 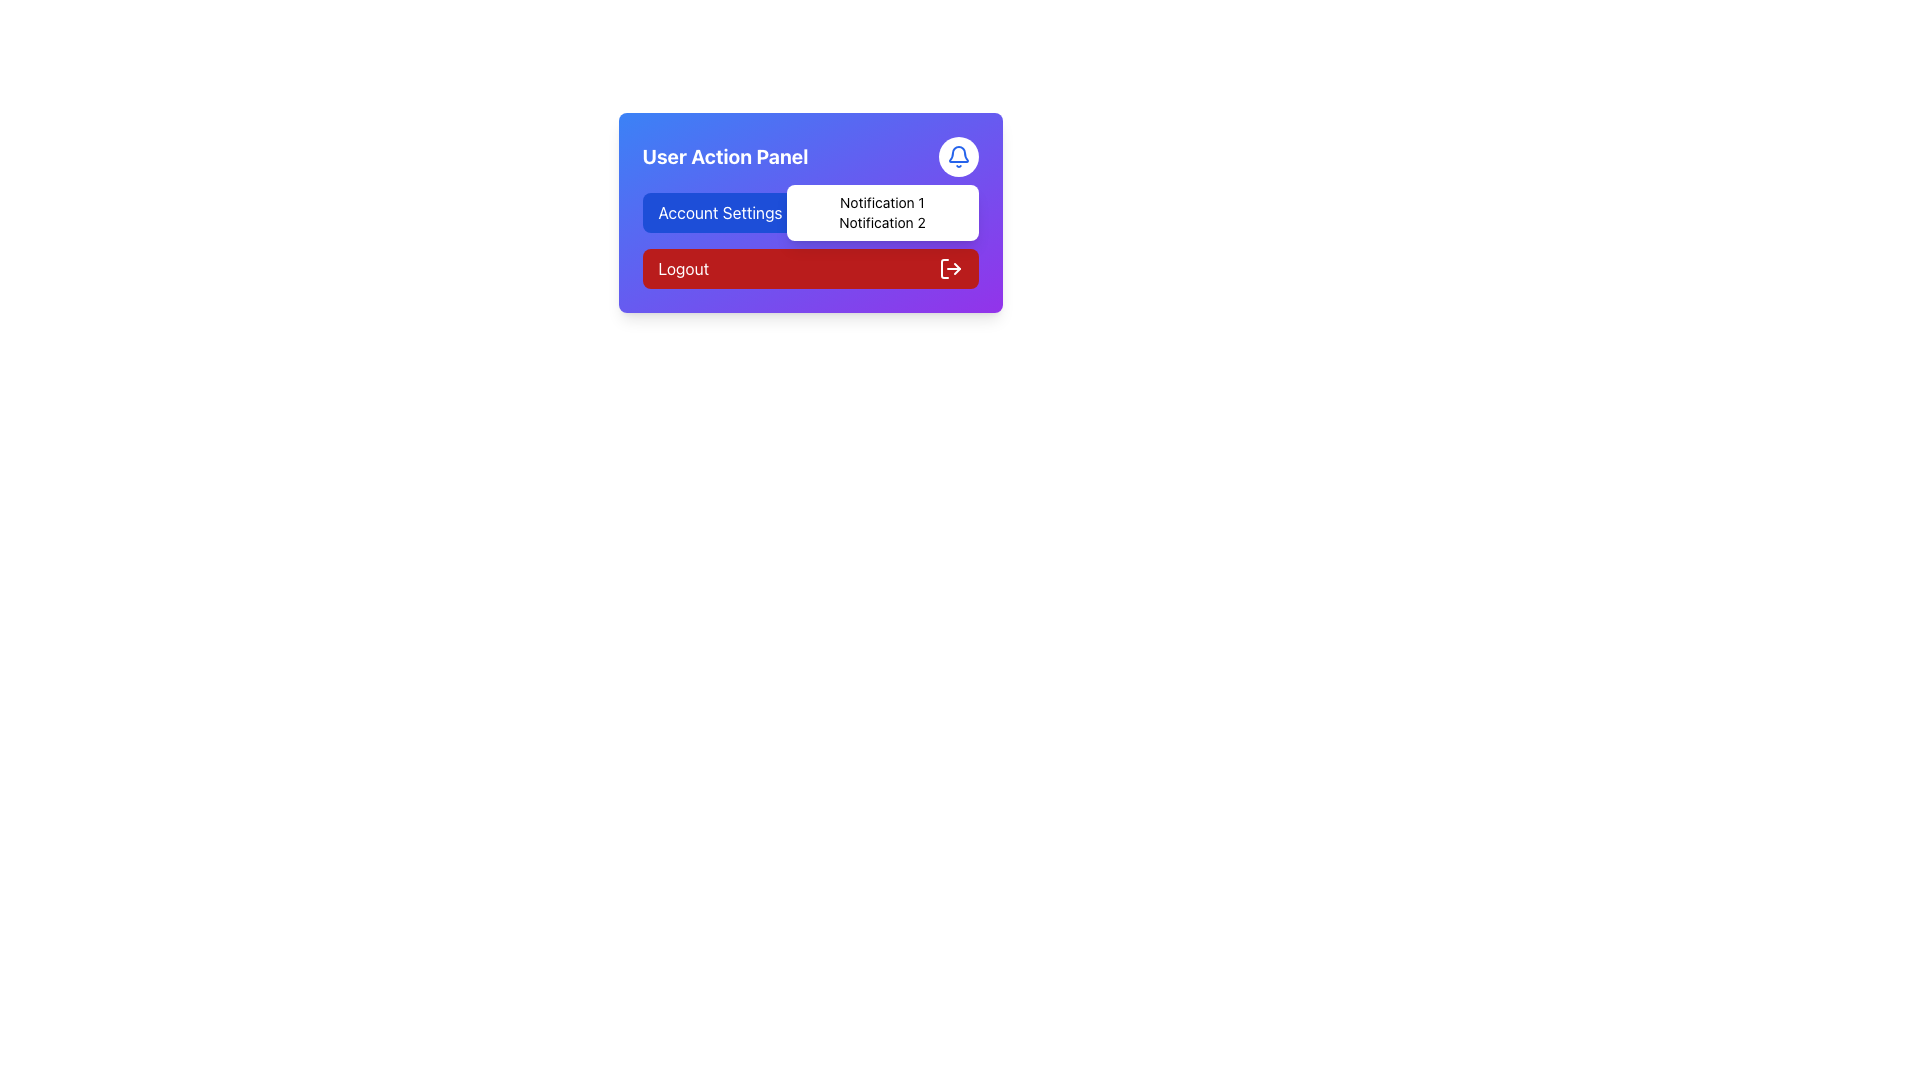 What do you see at coordinates (810, 268) in the screenshot?
I see `the logout button located beneath the 'Account Settings' button in the 'User Action Panel'` at bounding box center [810, 268].